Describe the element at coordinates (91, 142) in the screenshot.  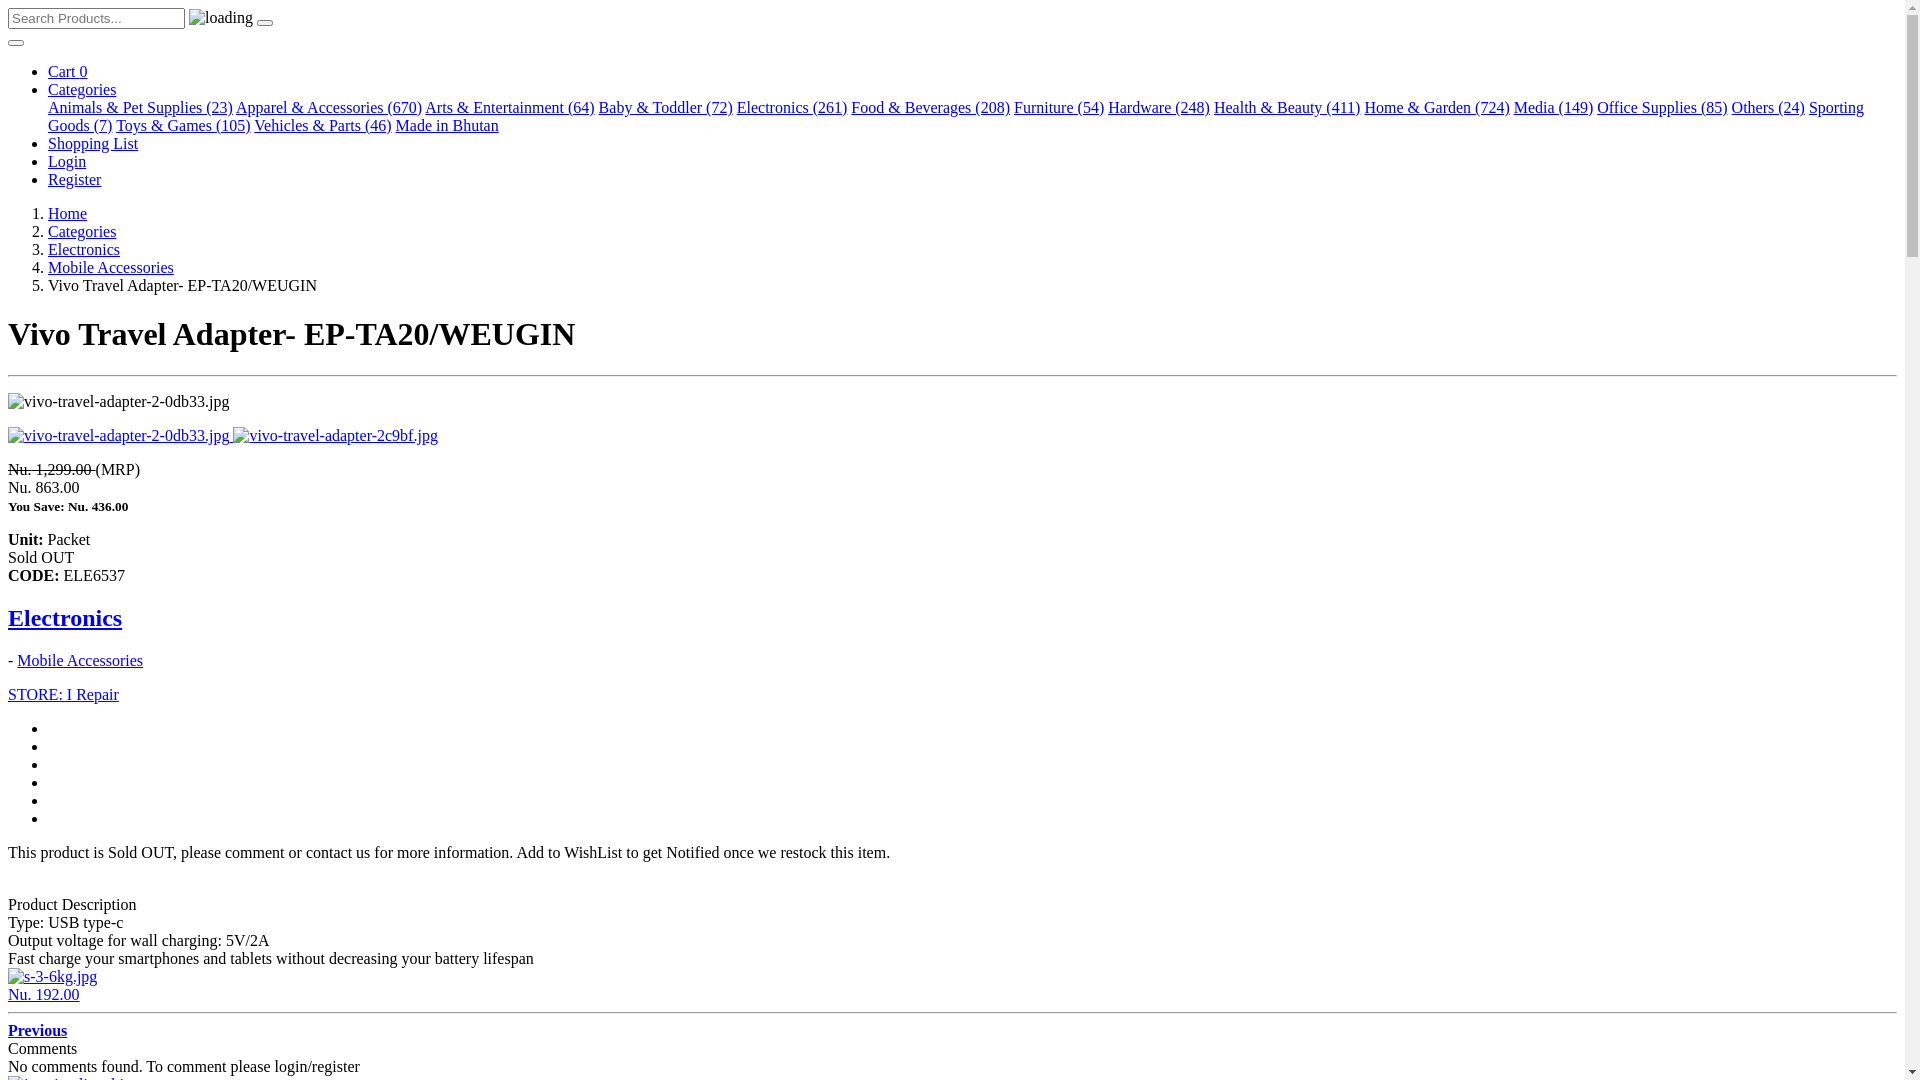
I see `'Shopping List'` at that location.